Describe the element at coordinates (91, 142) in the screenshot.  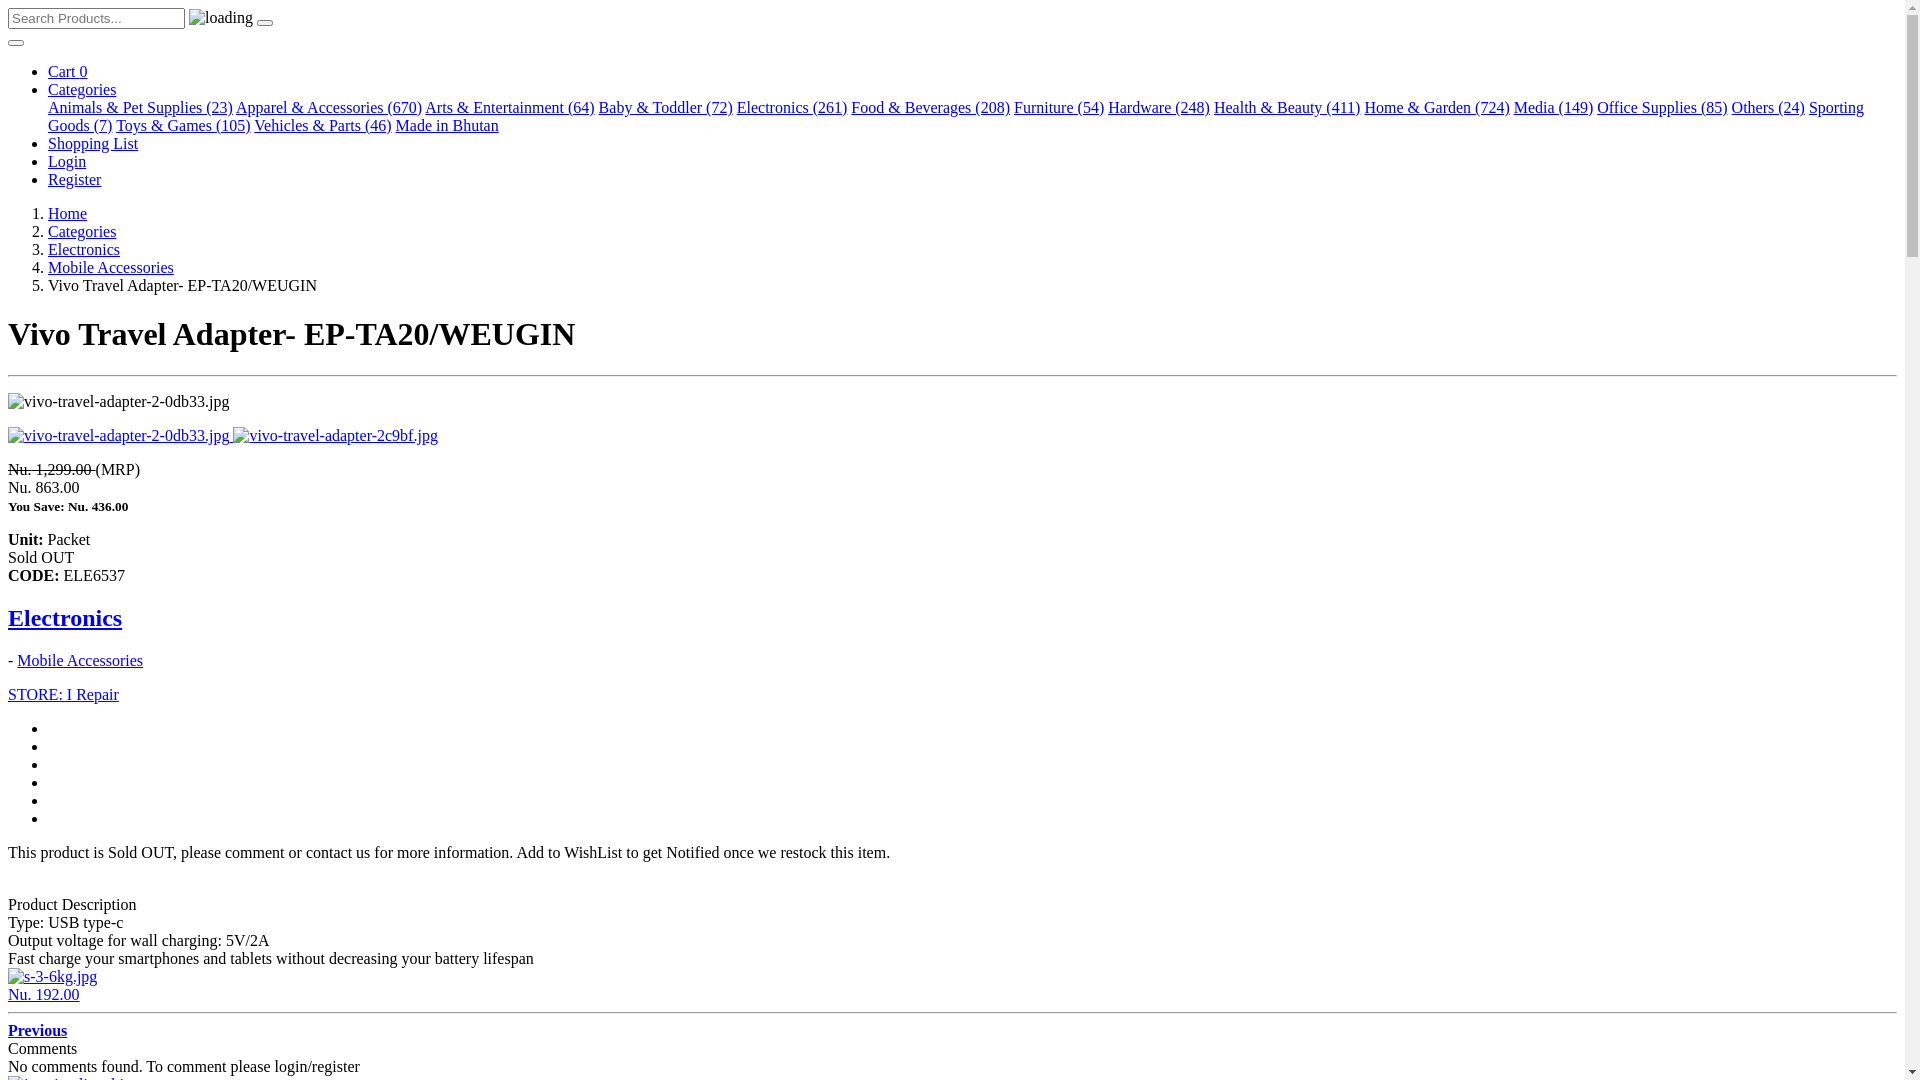
I see `'Shopping List'` at that location.